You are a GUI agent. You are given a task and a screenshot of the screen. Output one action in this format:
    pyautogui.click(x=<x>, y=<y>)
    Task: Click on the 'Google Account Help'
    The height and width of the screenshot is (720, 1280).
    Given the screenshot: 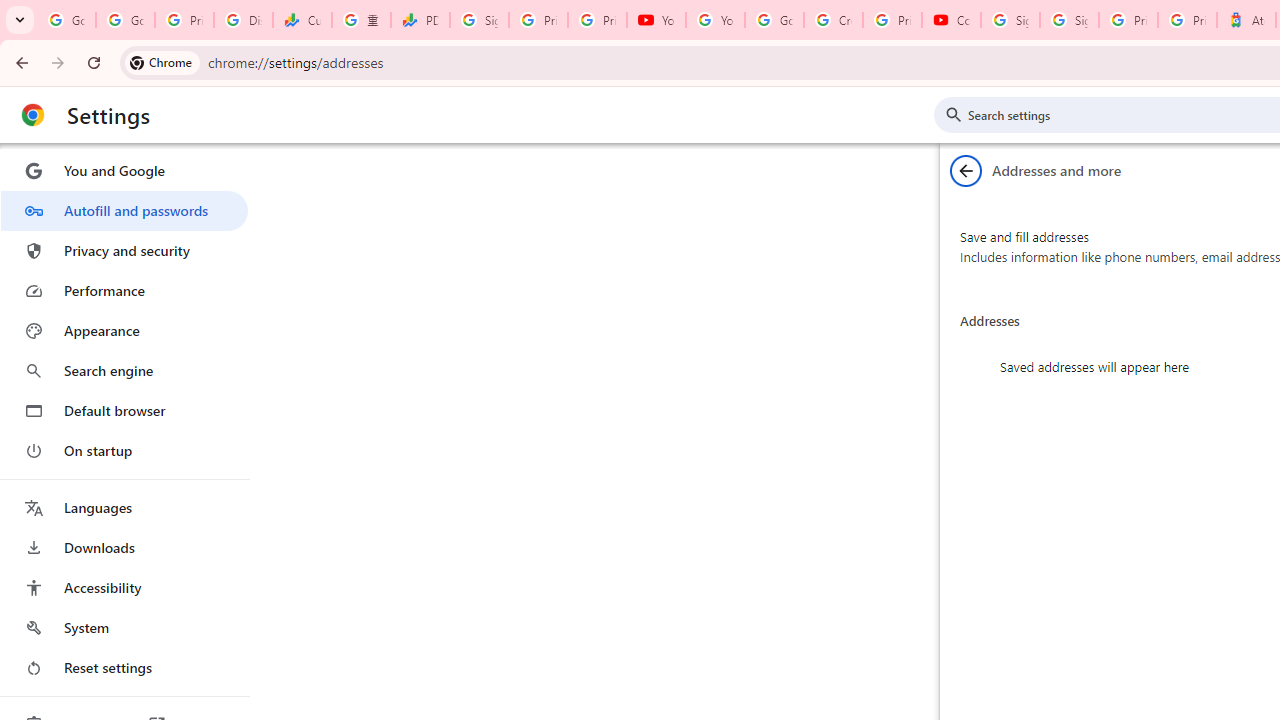 What is the action you would take?
    pyautogui.click(x=773, y=20)
    